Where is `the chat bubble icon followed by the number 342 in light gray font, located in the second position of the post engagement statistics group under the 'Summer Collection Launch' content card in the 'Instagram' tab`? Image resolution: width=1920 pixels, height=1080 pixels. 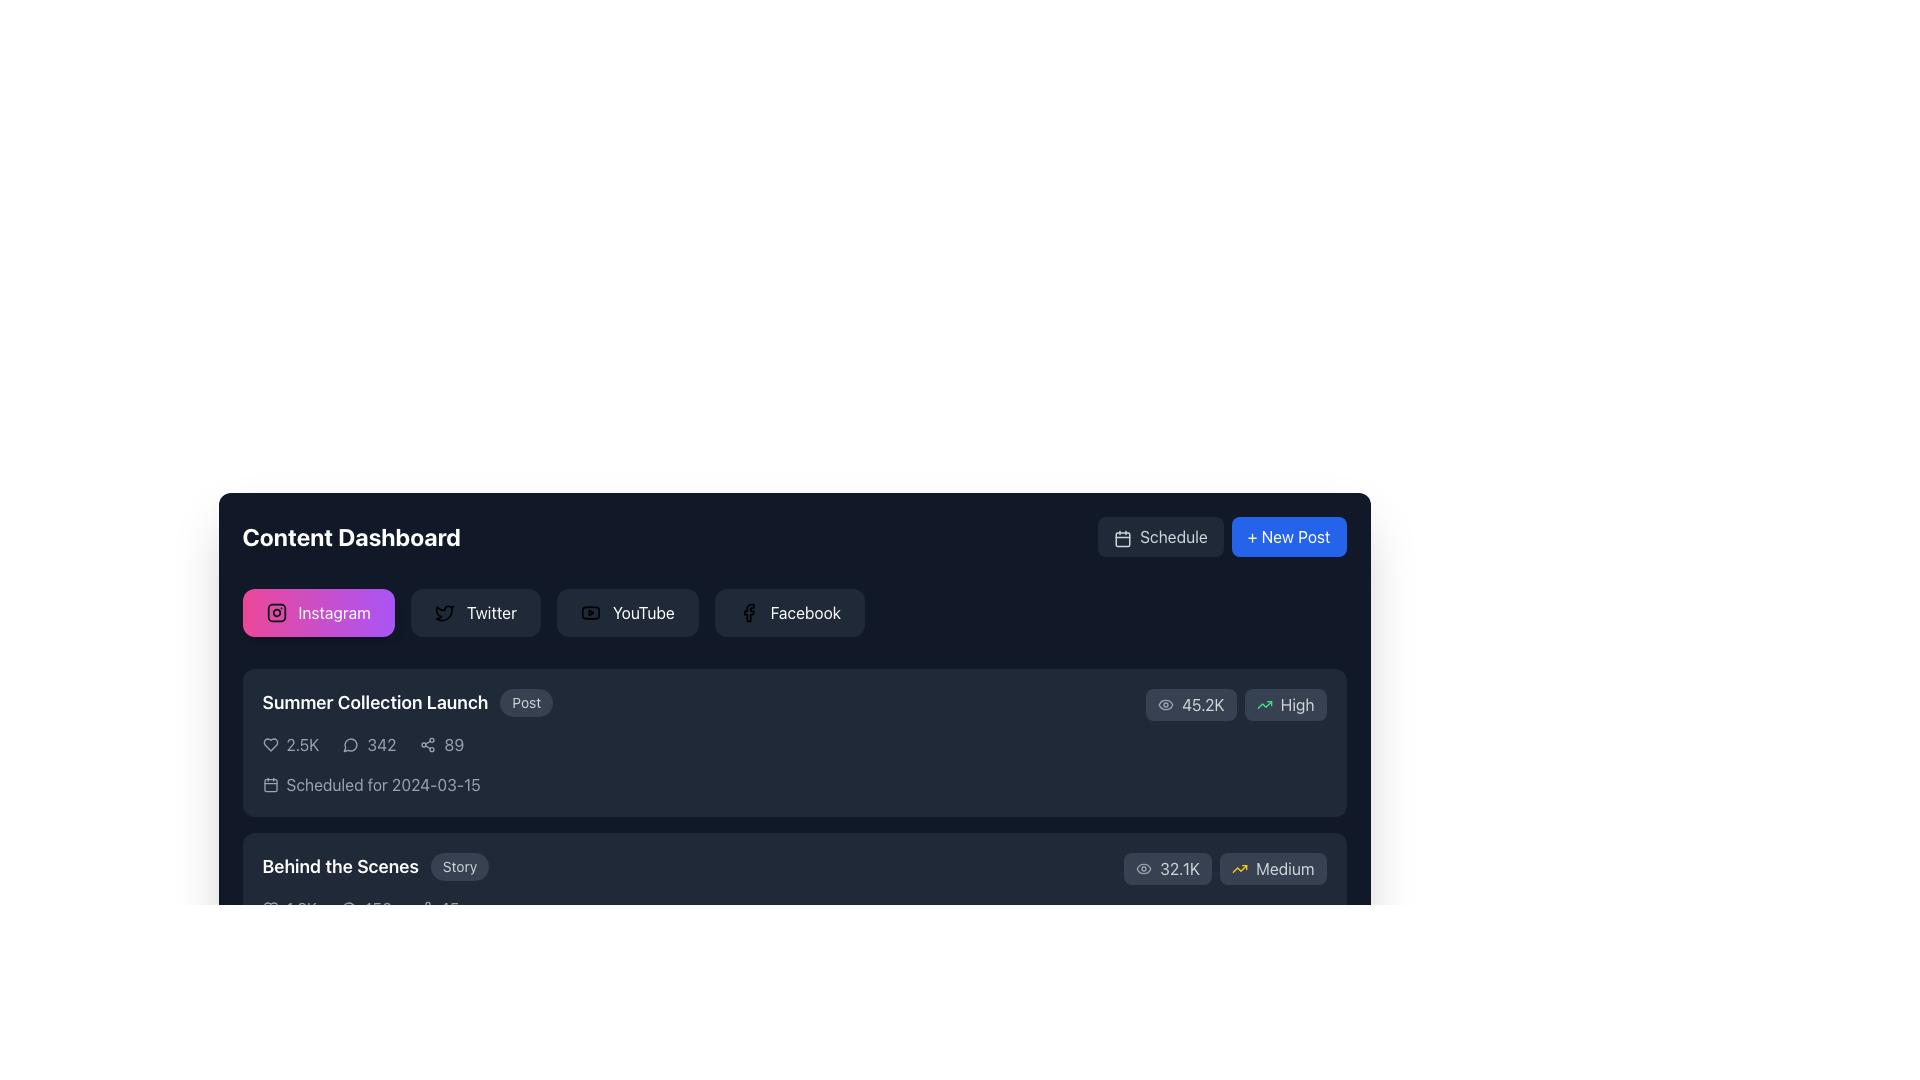 the chat bubble icon followed by the number 342 in light gray font, located in the second position of the post engagement statistics group under the 'Summer Collection Launch' content card in the 'Instagram' tab is located at coordinates (369, 744).